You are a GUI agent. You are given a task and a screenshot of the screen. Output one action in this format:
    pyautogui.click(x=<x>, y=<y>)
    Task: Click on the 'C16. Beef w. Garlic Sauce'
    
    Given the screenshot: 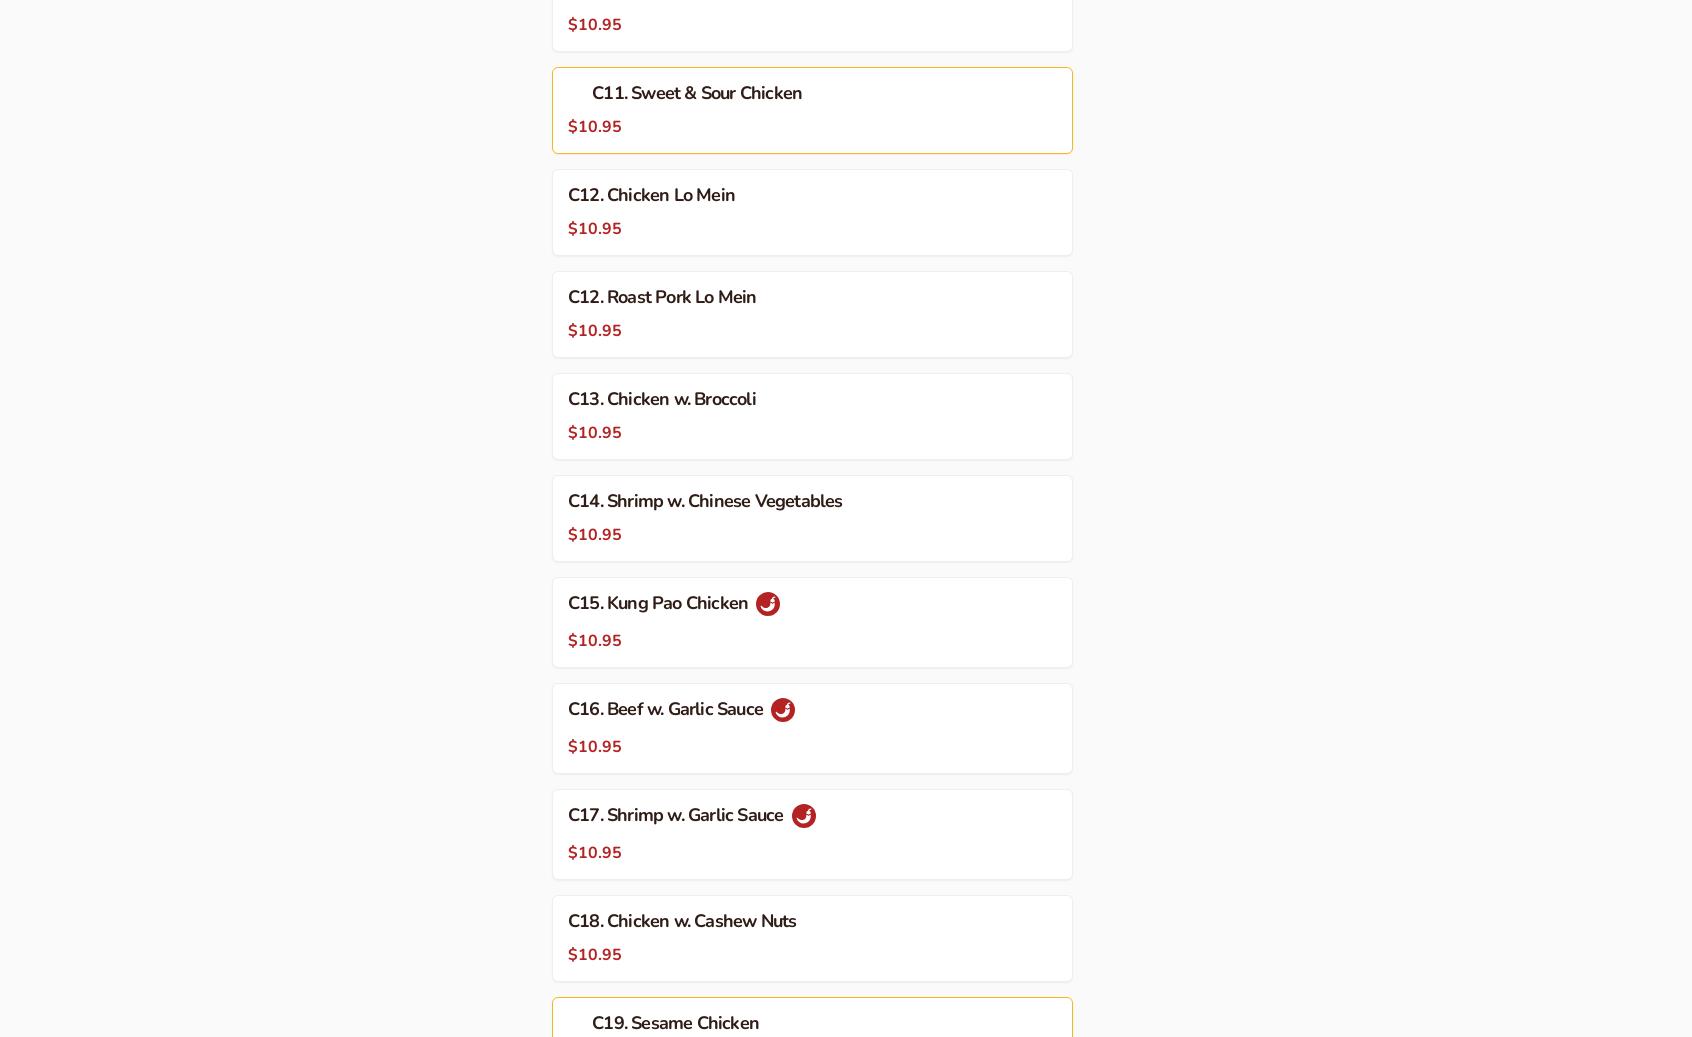 What is the action you would take?
    pyautogui.click(x=567, y=707)
    